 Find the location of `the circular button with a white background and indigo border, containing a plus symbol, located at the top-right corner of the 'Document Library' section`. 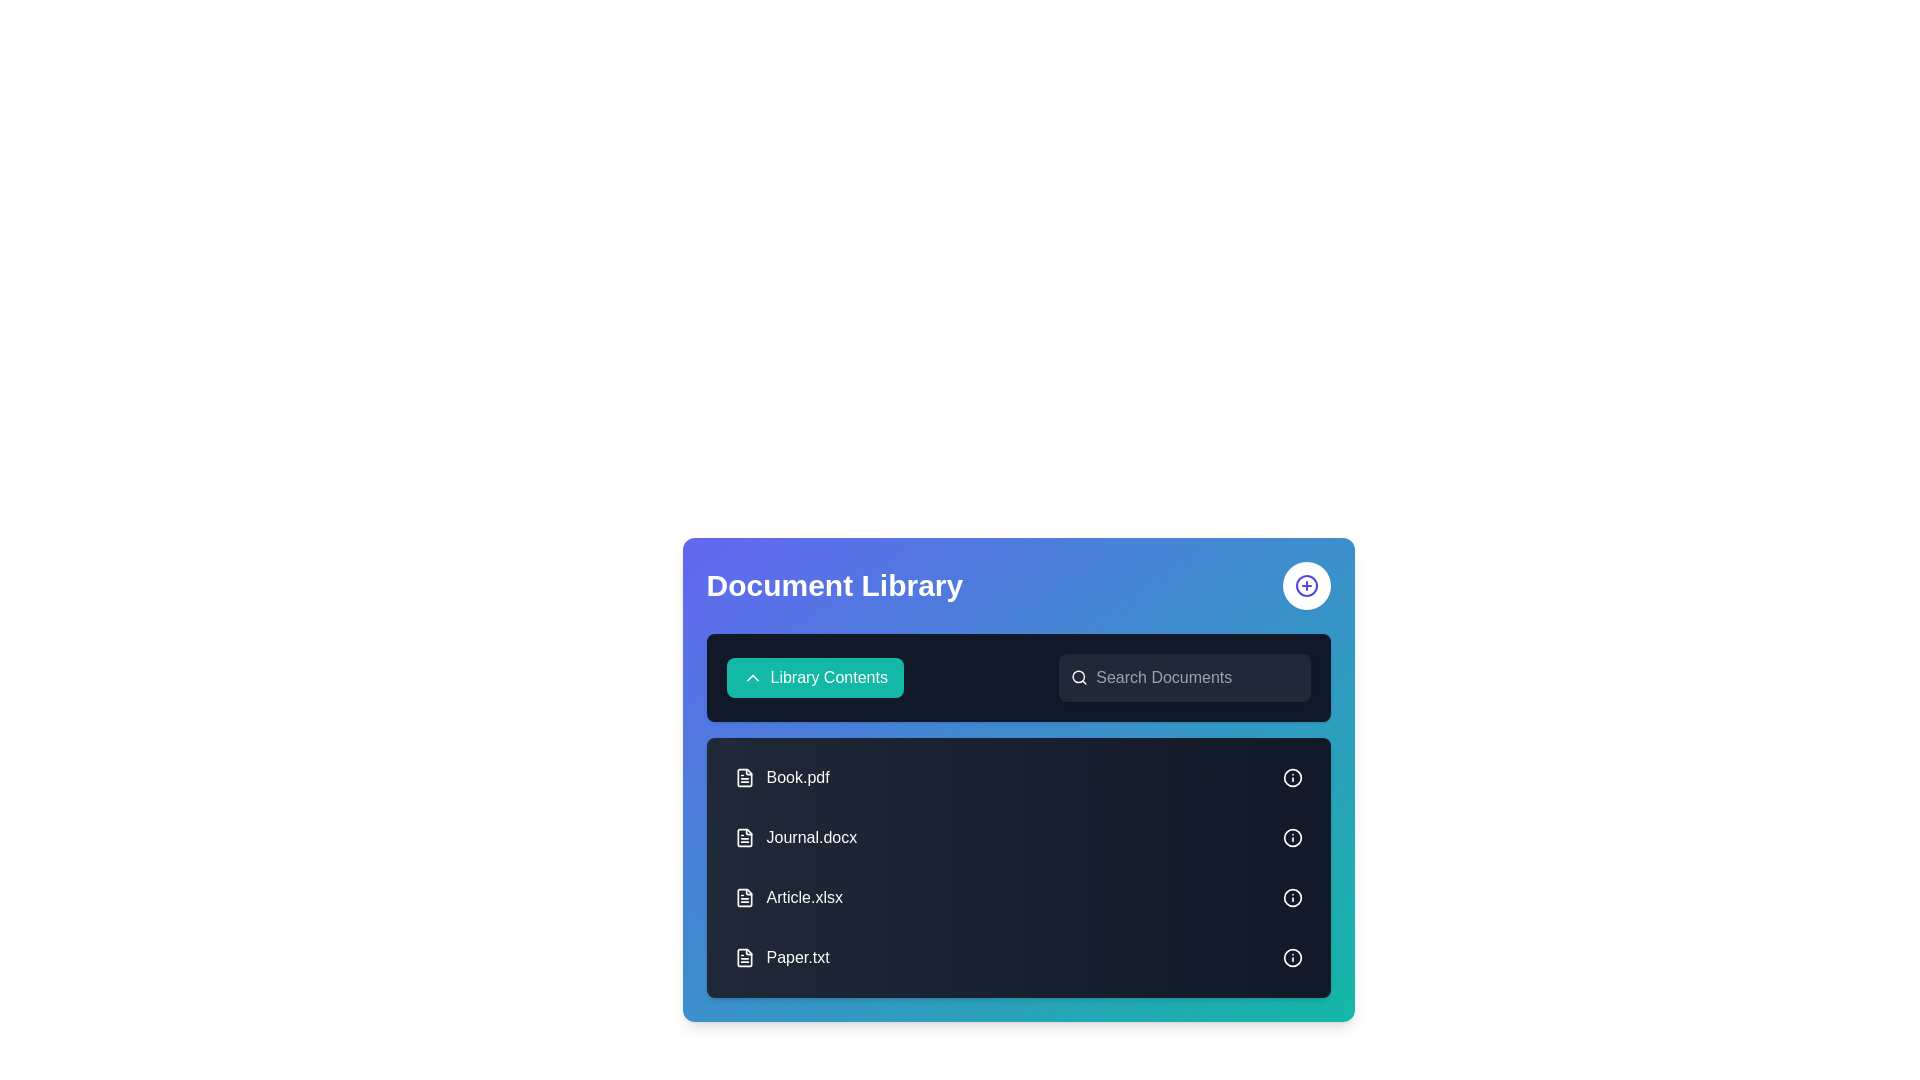

the circular button with a white background and indigo border, containing a plus symbol, located at the top-right corner of the 'Document Library' section is located at coordinates (1306, 585).